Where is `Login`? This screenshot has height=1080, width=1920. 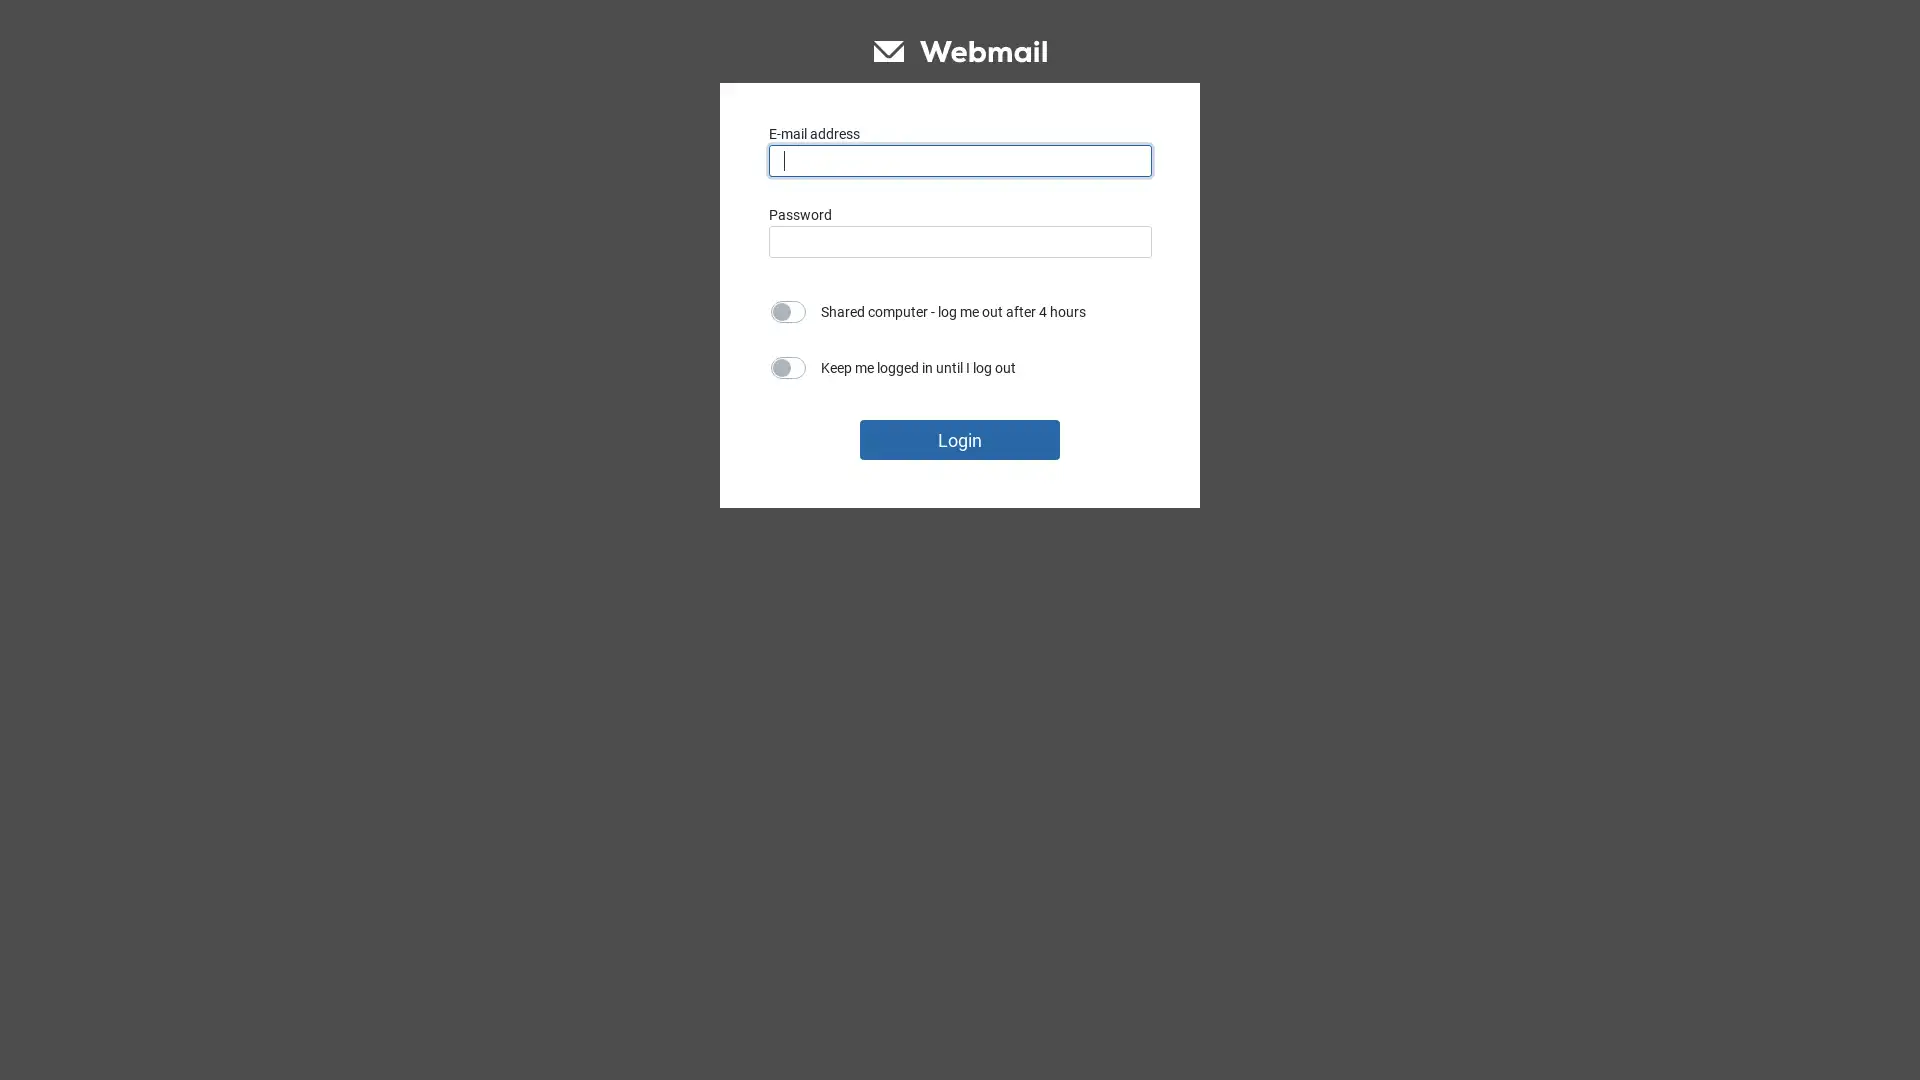
Login is located at coordinates (960, 438).